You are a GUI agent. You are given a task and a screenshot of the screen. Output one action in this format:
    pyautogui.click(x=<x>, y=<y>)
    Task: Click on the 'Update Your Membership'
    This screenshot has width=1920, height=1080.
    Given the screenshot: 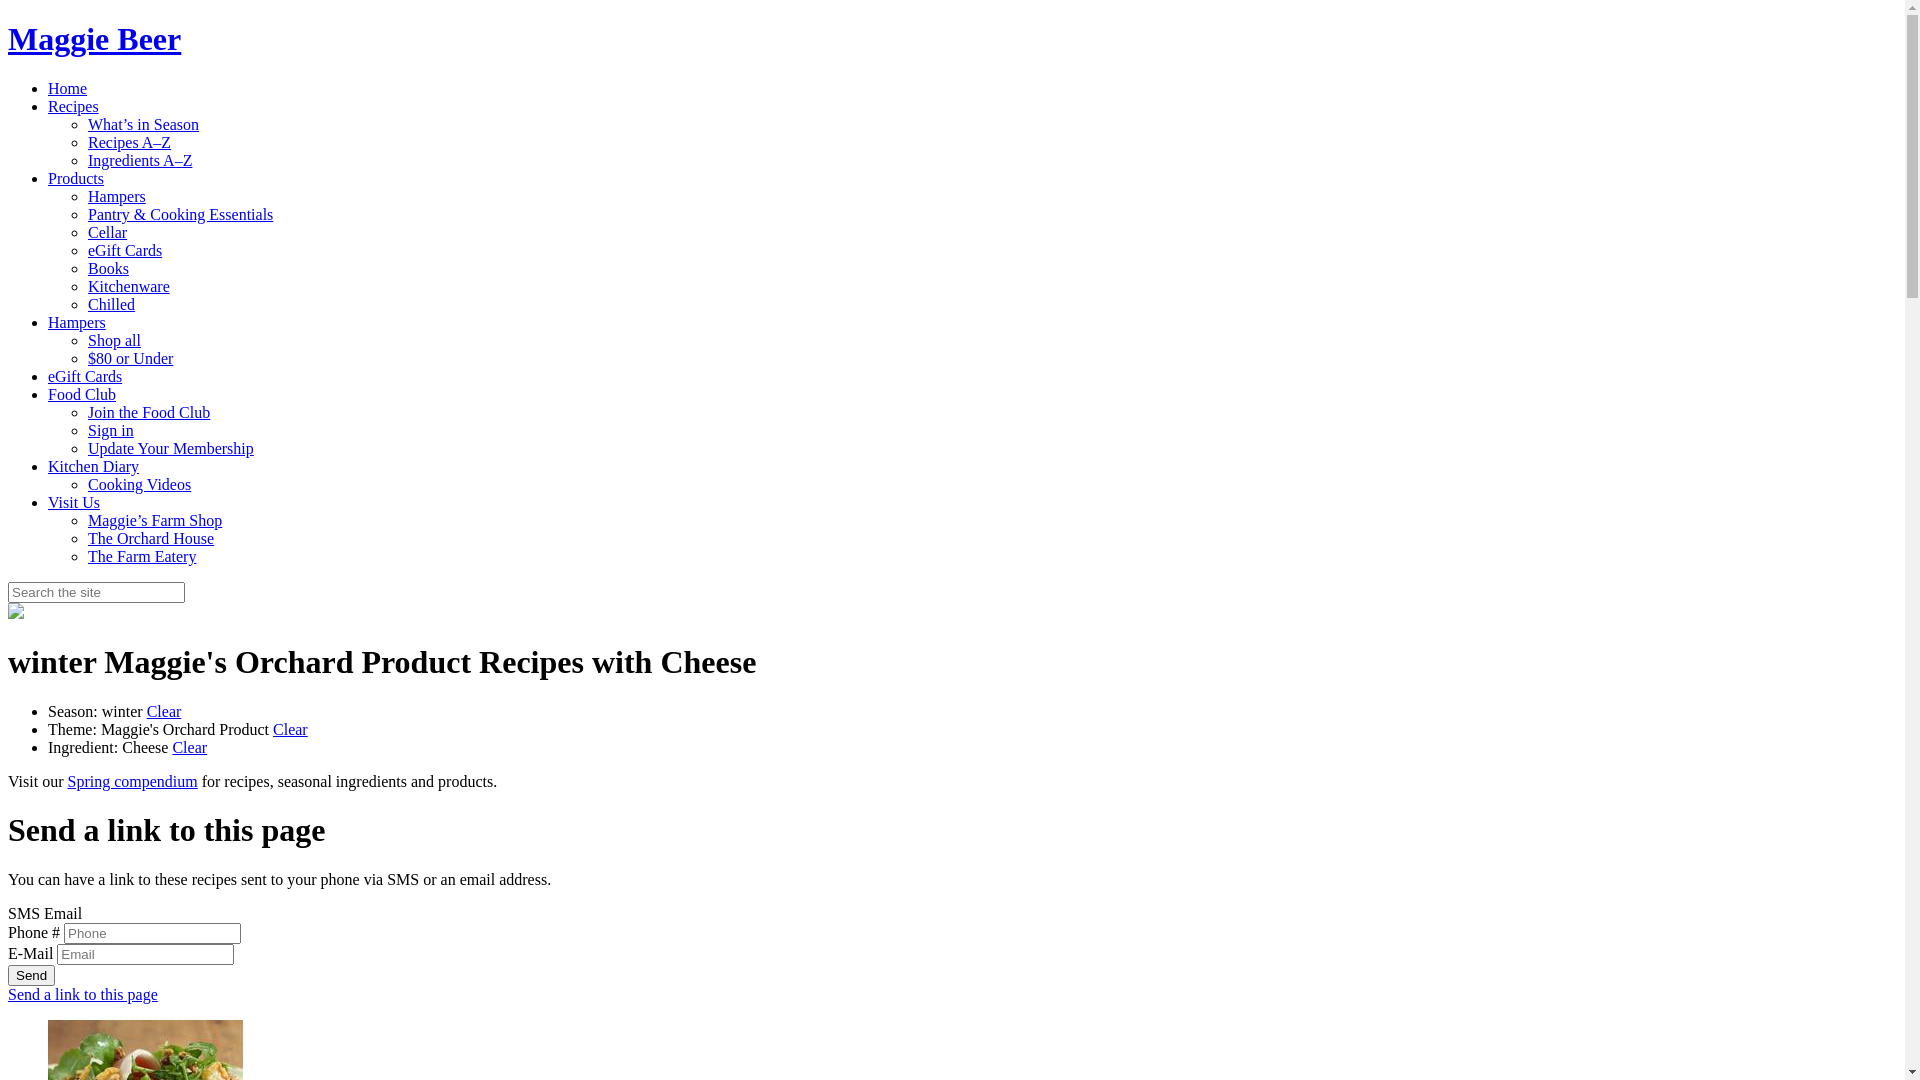 What is the action you would take?
    pyautogui.click(x=86, y=447)
    